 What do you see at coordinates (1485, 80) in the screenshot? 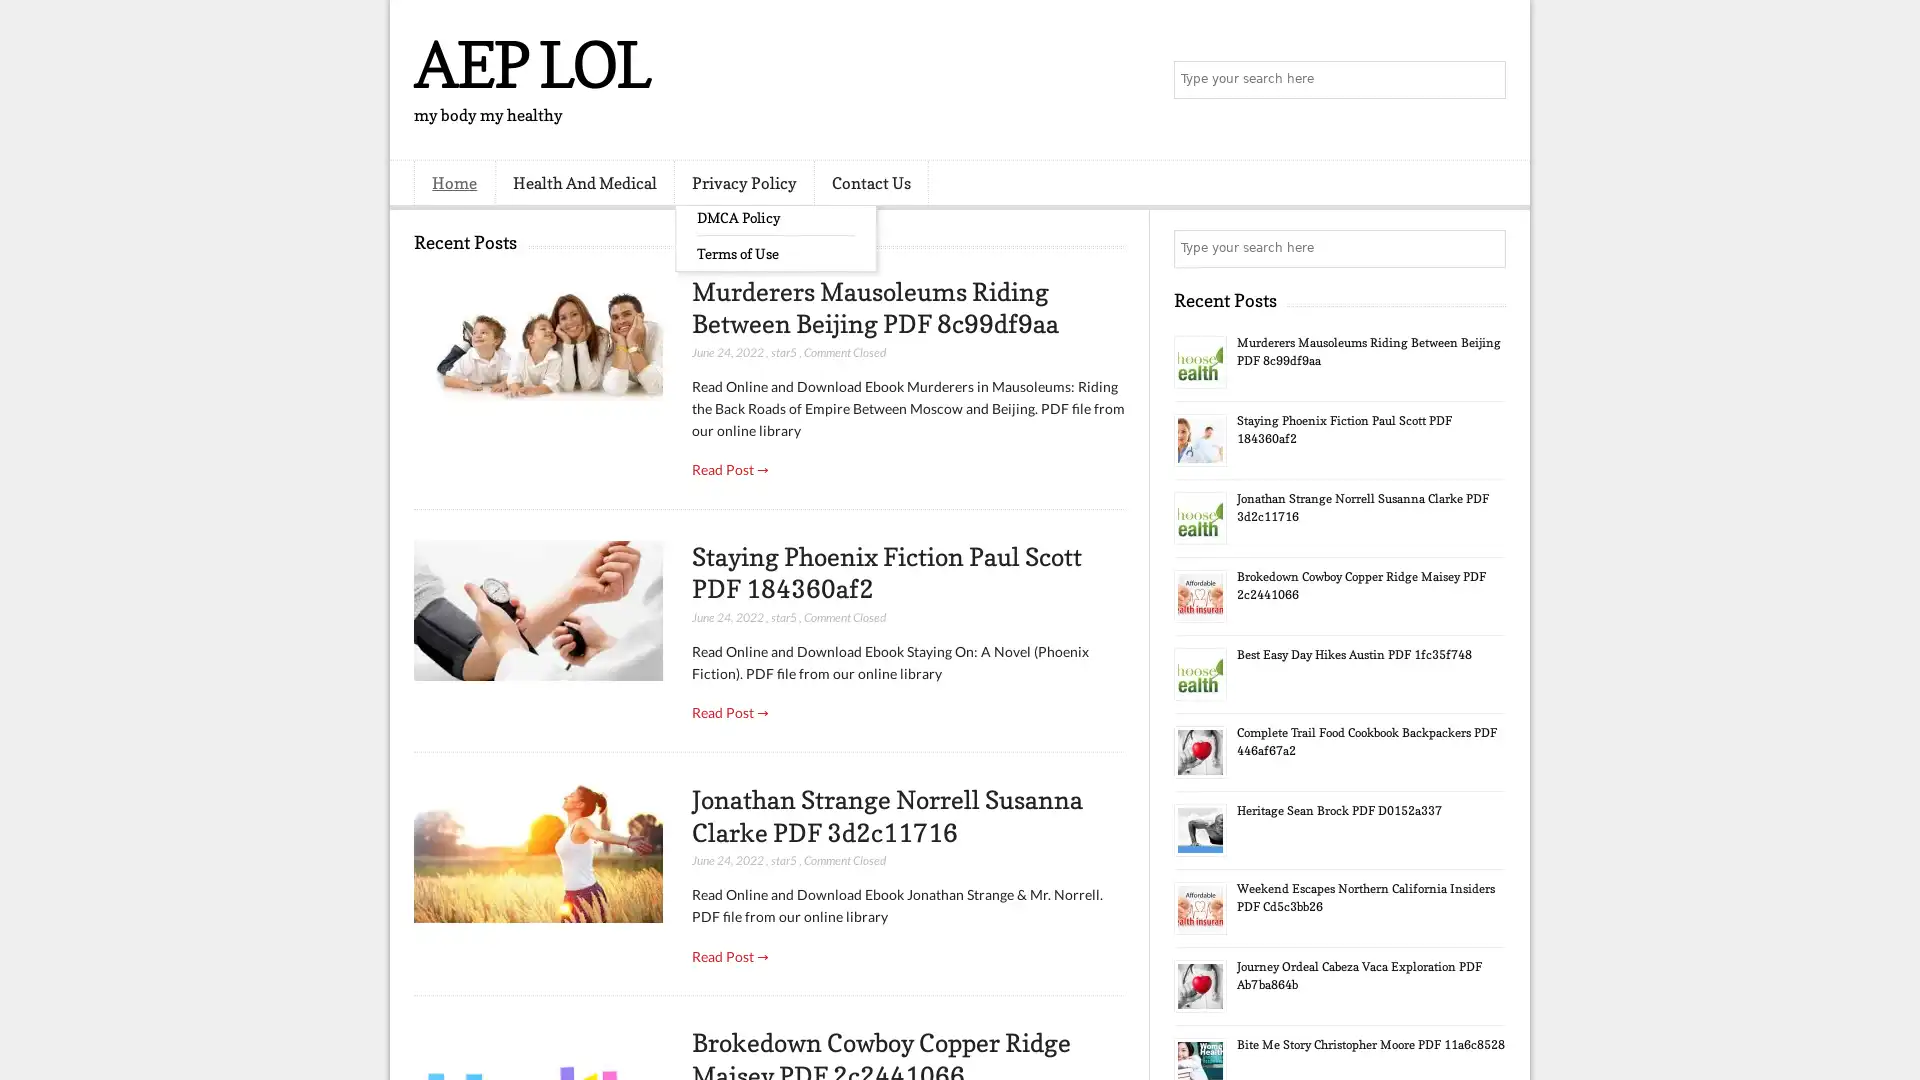
I see `Search` at bounding box center [1485, 80].